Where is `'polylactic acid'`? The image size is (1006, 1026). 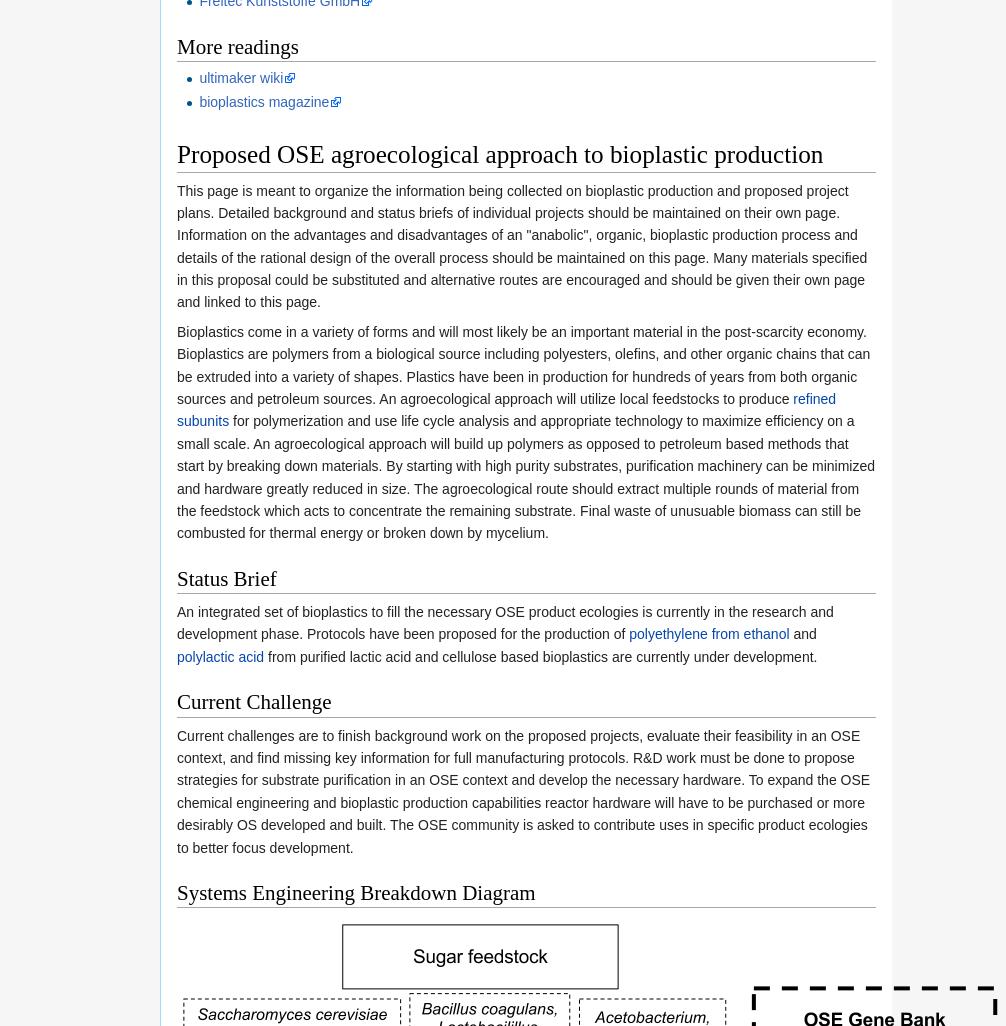
'polylactic acid' is located at coordinates (220, 656).